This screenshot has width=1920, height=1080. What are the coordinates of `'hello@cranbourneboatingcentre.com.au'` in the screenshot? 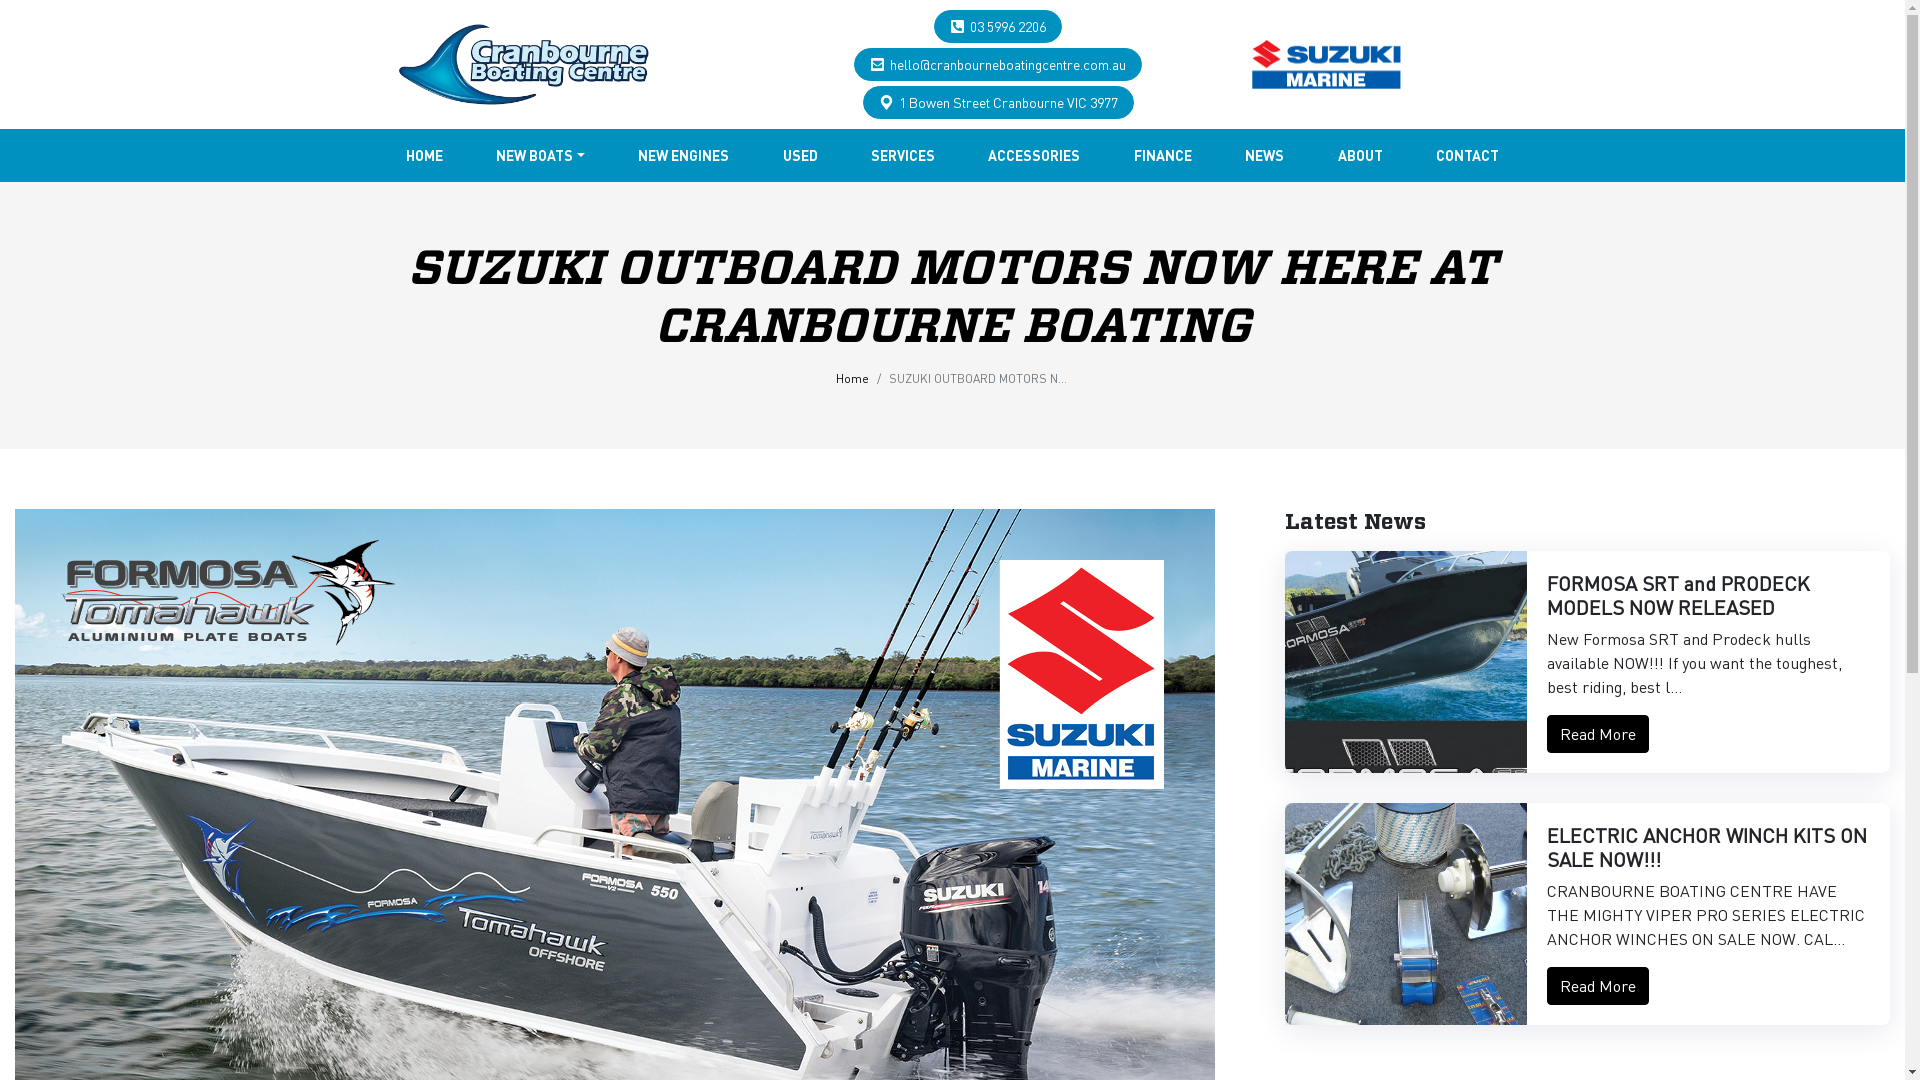 It's located at (1008, 63).